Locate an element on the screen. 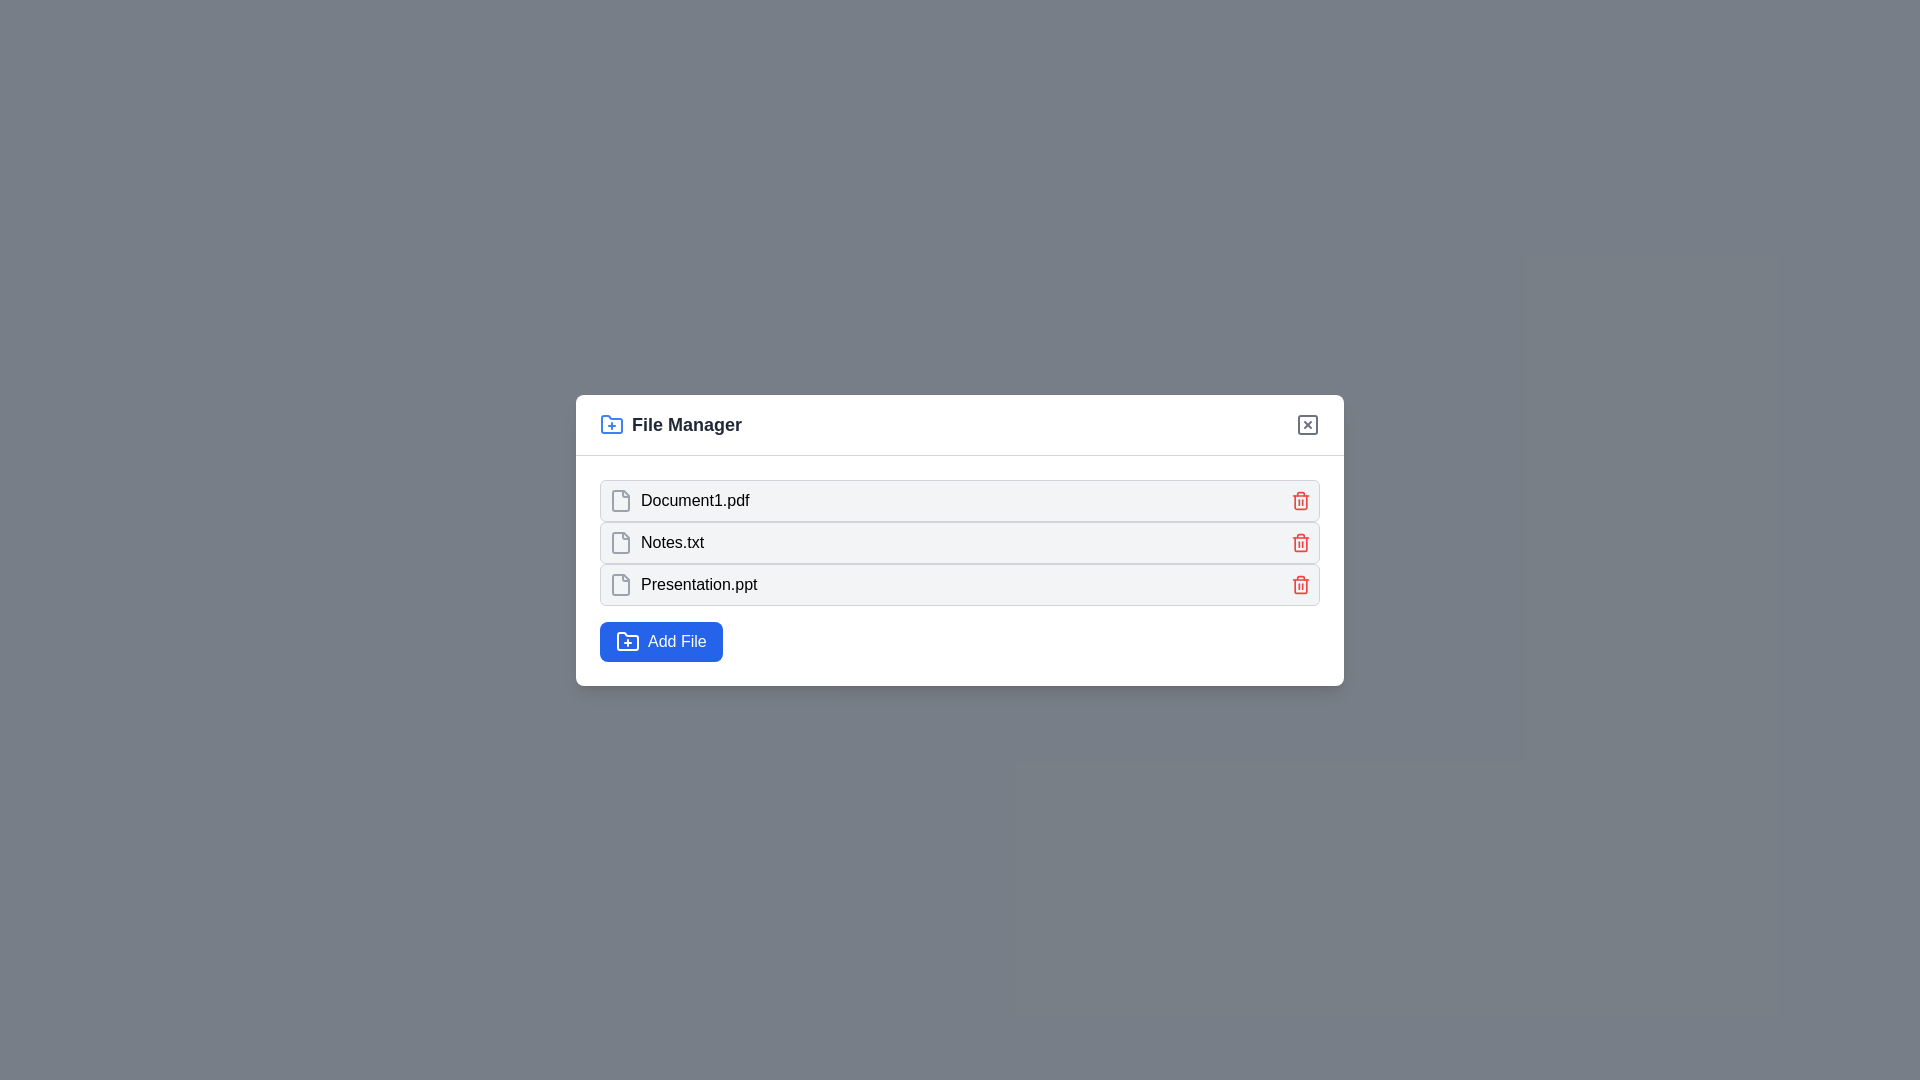 The width and height of the screenshot is (1920, 1080). the static text label representing the name of the file, which is the third item in a vertical list of file entries positioned below 'Notes.txt' and above the 'Add File' button is located at coordinates (699, 584).